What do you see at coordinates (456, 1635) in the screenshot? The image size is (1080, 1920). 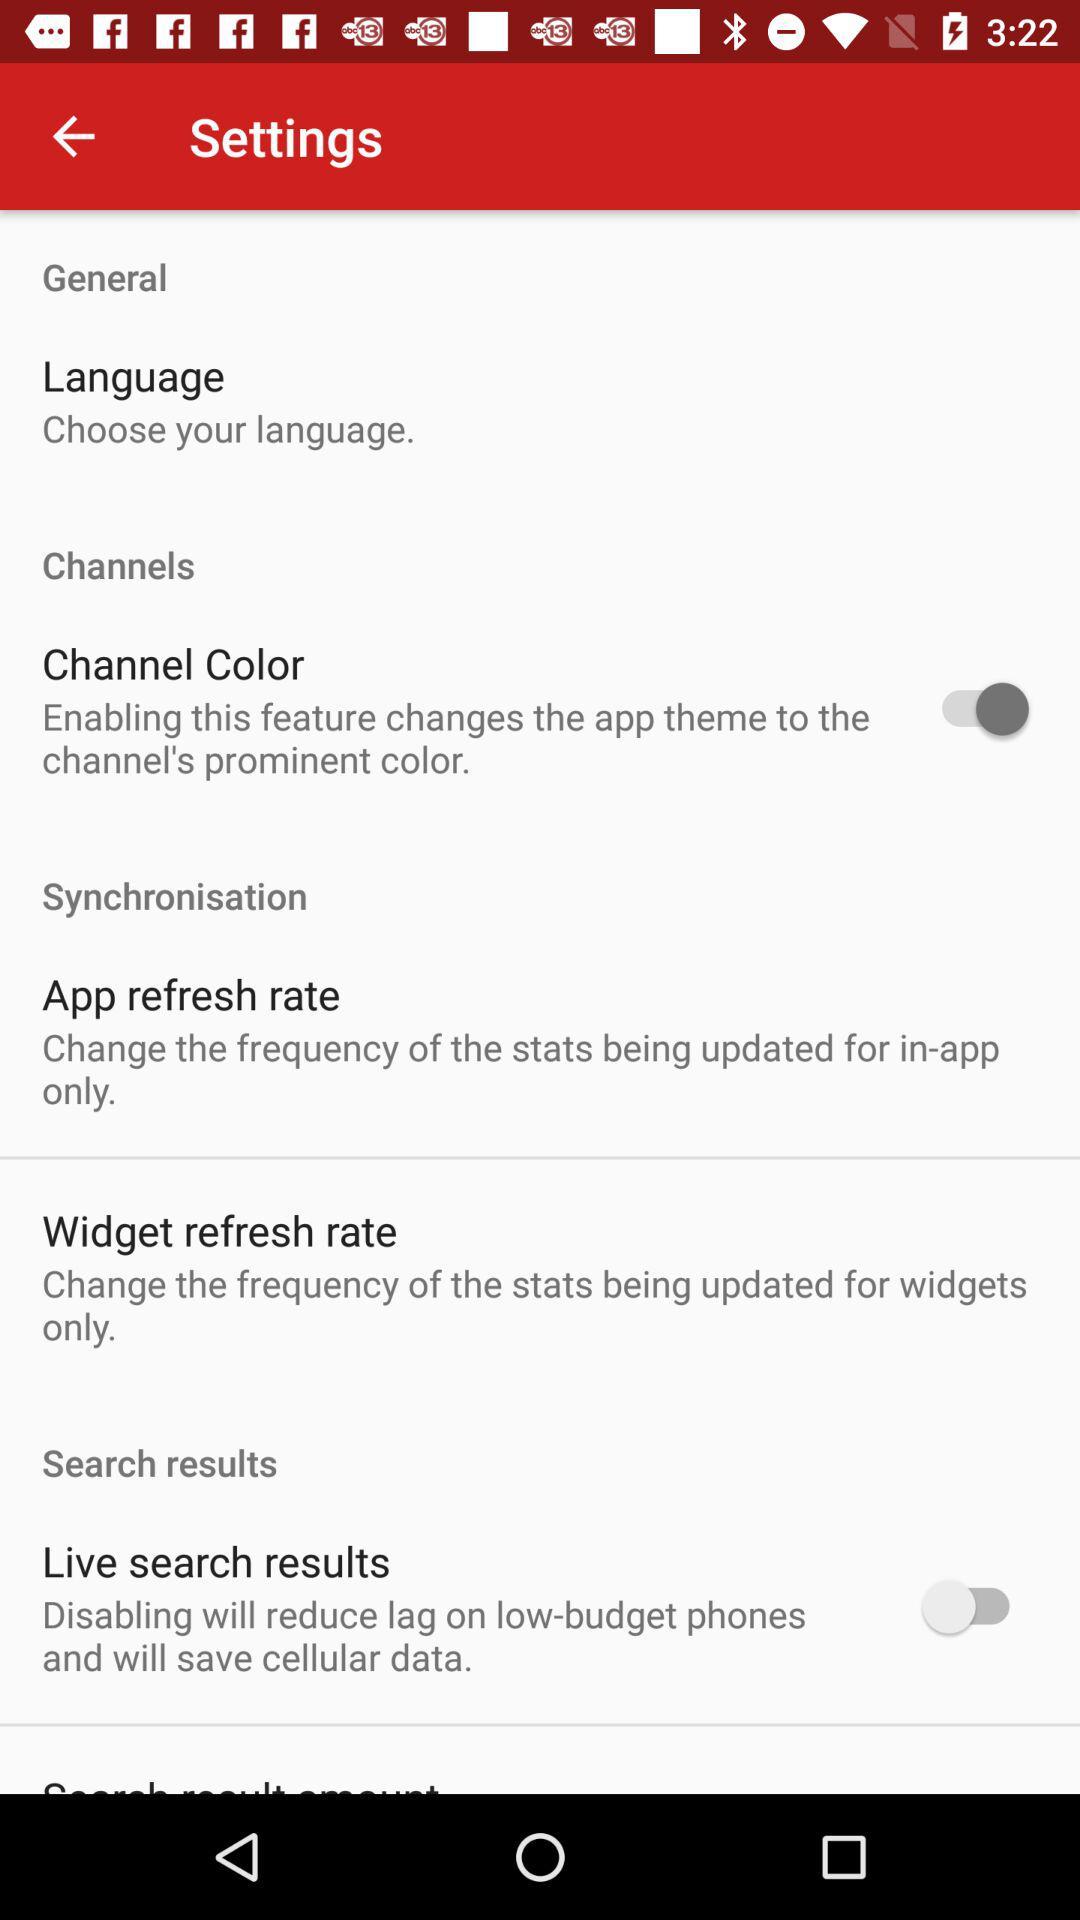 I see `the disabling will reduce` at bounding box center [456, 1635].